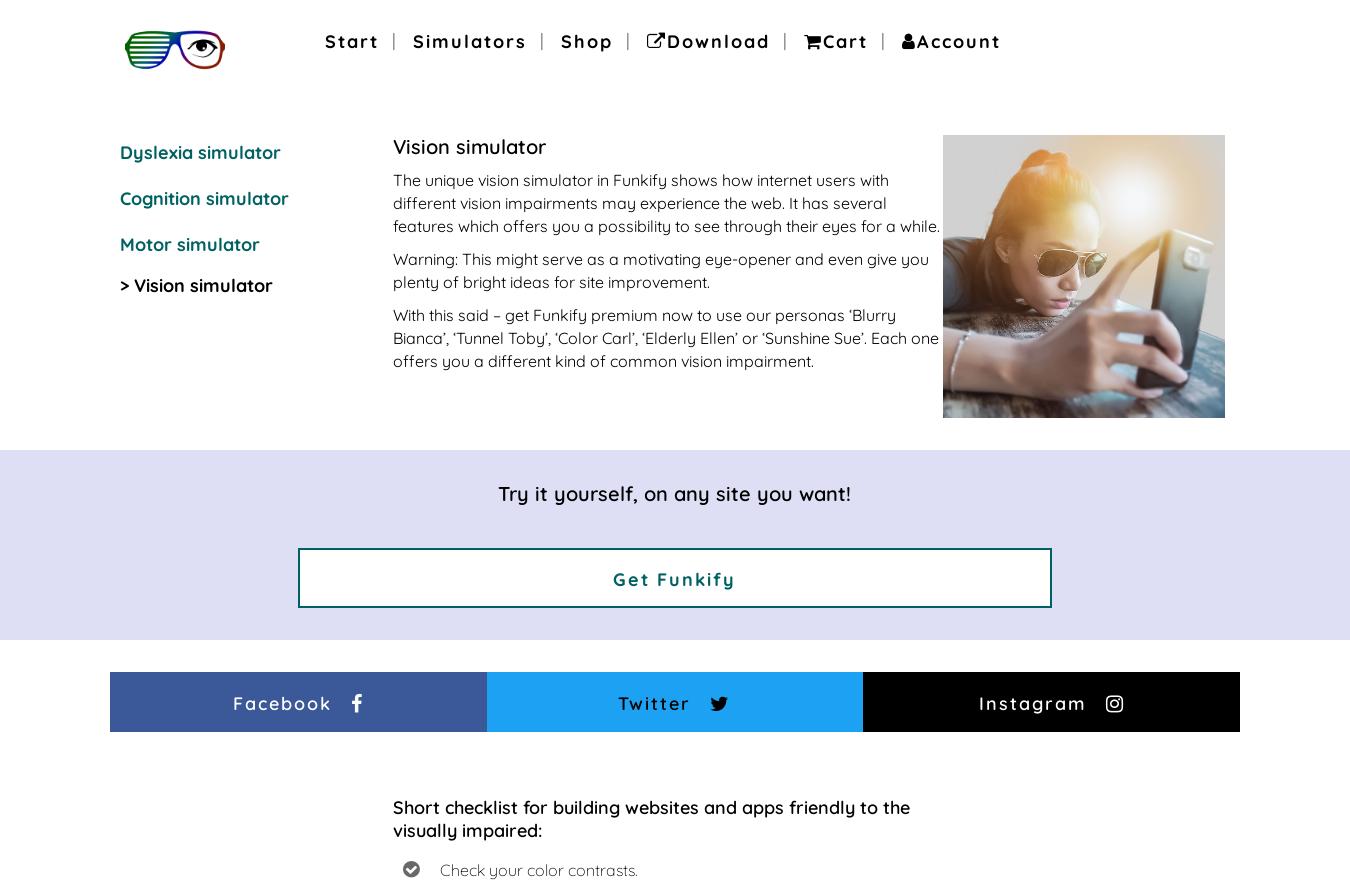 The image size is (1350, 880). Describe the element at coordinates (674, 578) in the screenshot. I see `'Get Funkify'` at that location.